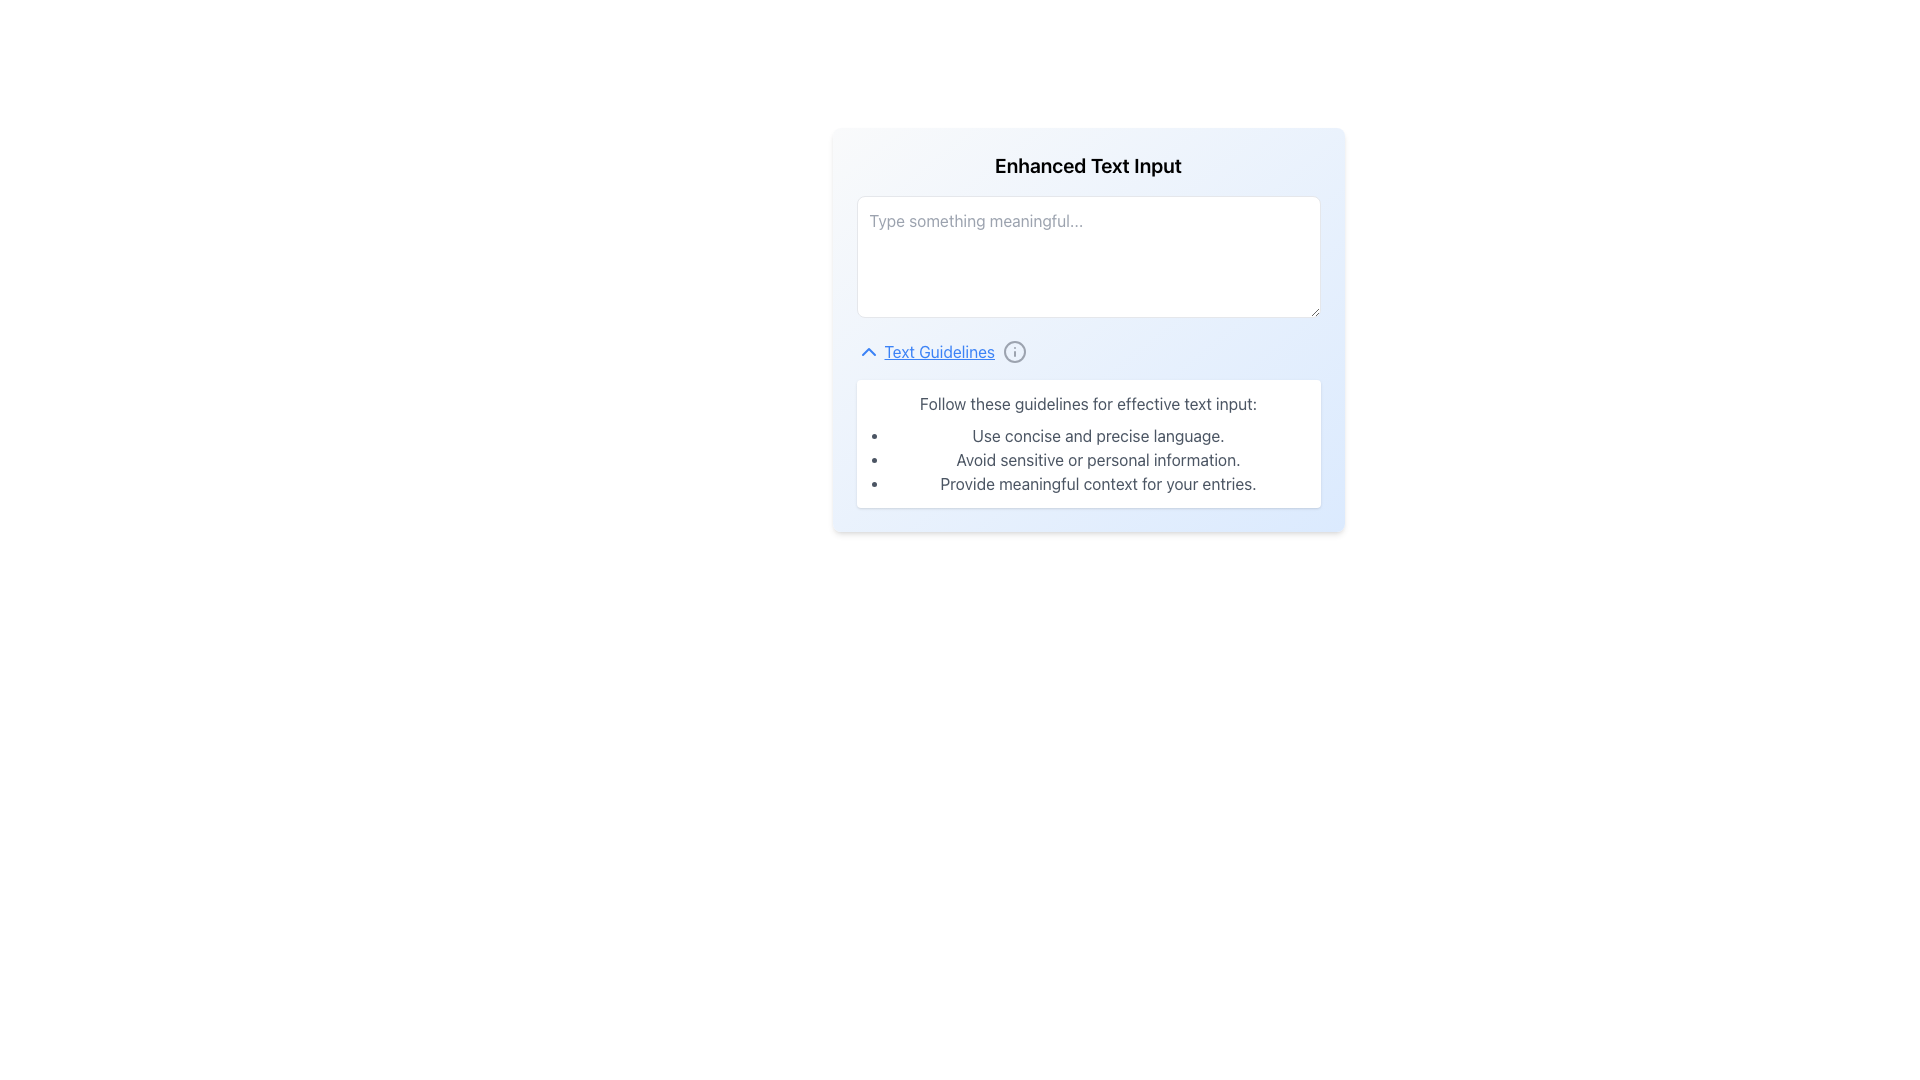  I want to click on the first list item that provides instructional guidelines for enhancing text input, located below the heading 'Follow these guidelines for effective text input:', so click(1097, 434).